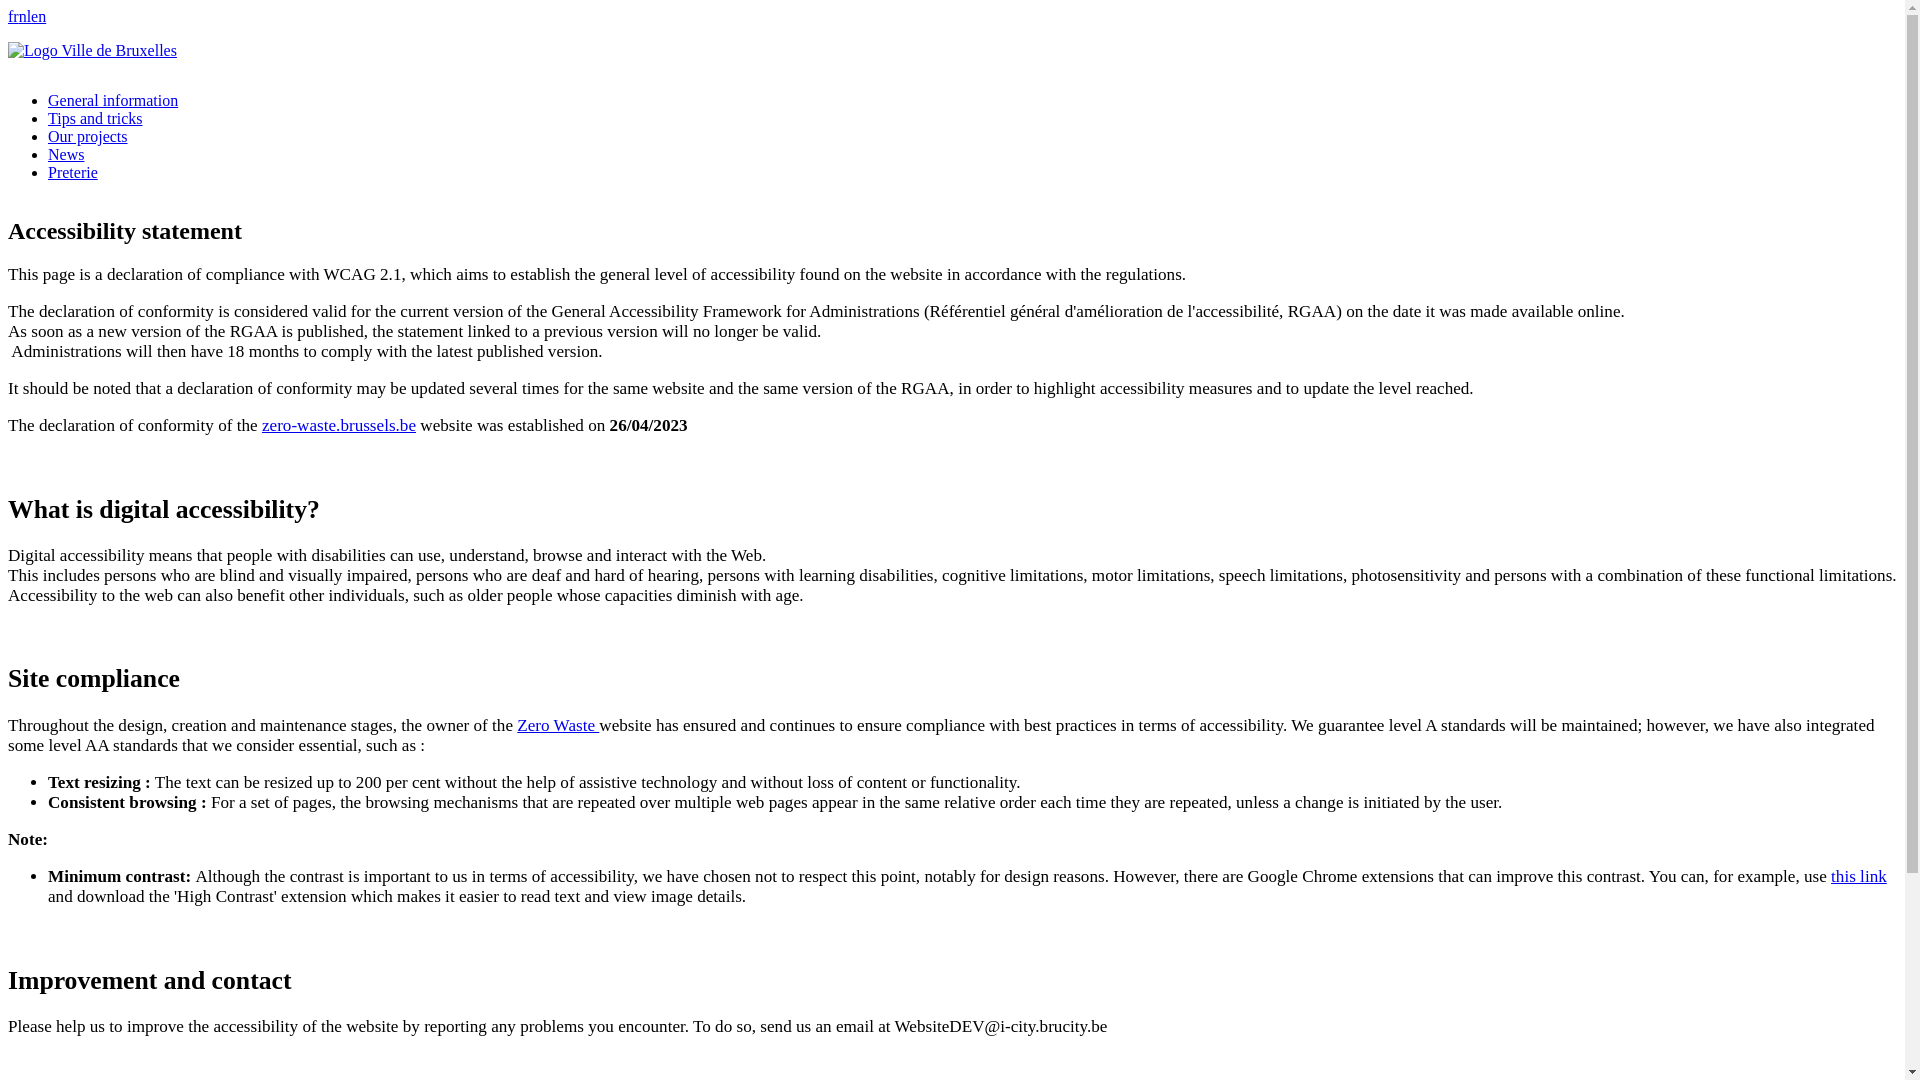  Describe the element at coordinates (38, 16) in the screenshot. I see `'en'` at that location.